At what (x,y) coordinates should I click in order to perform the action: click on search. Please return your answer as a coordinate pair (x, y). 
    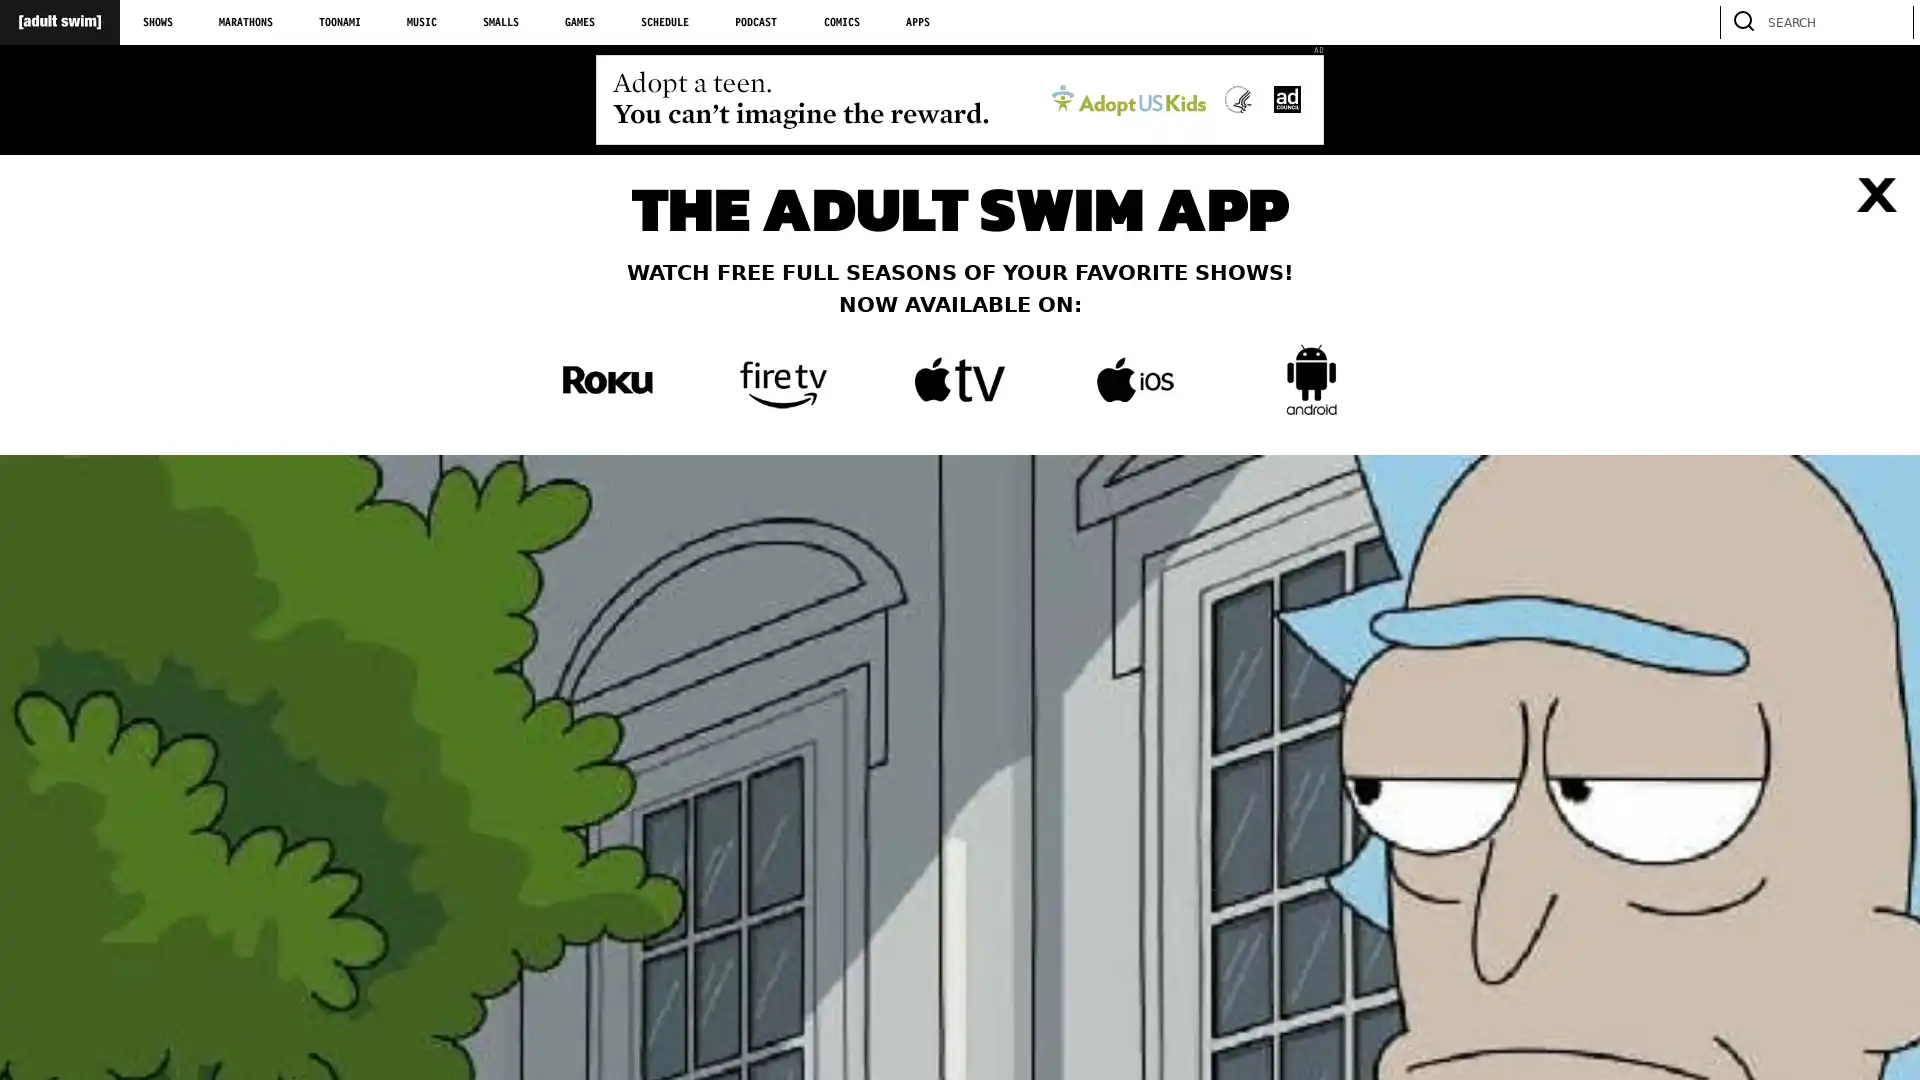
    Looking at the image, I should click on (1888, 22).